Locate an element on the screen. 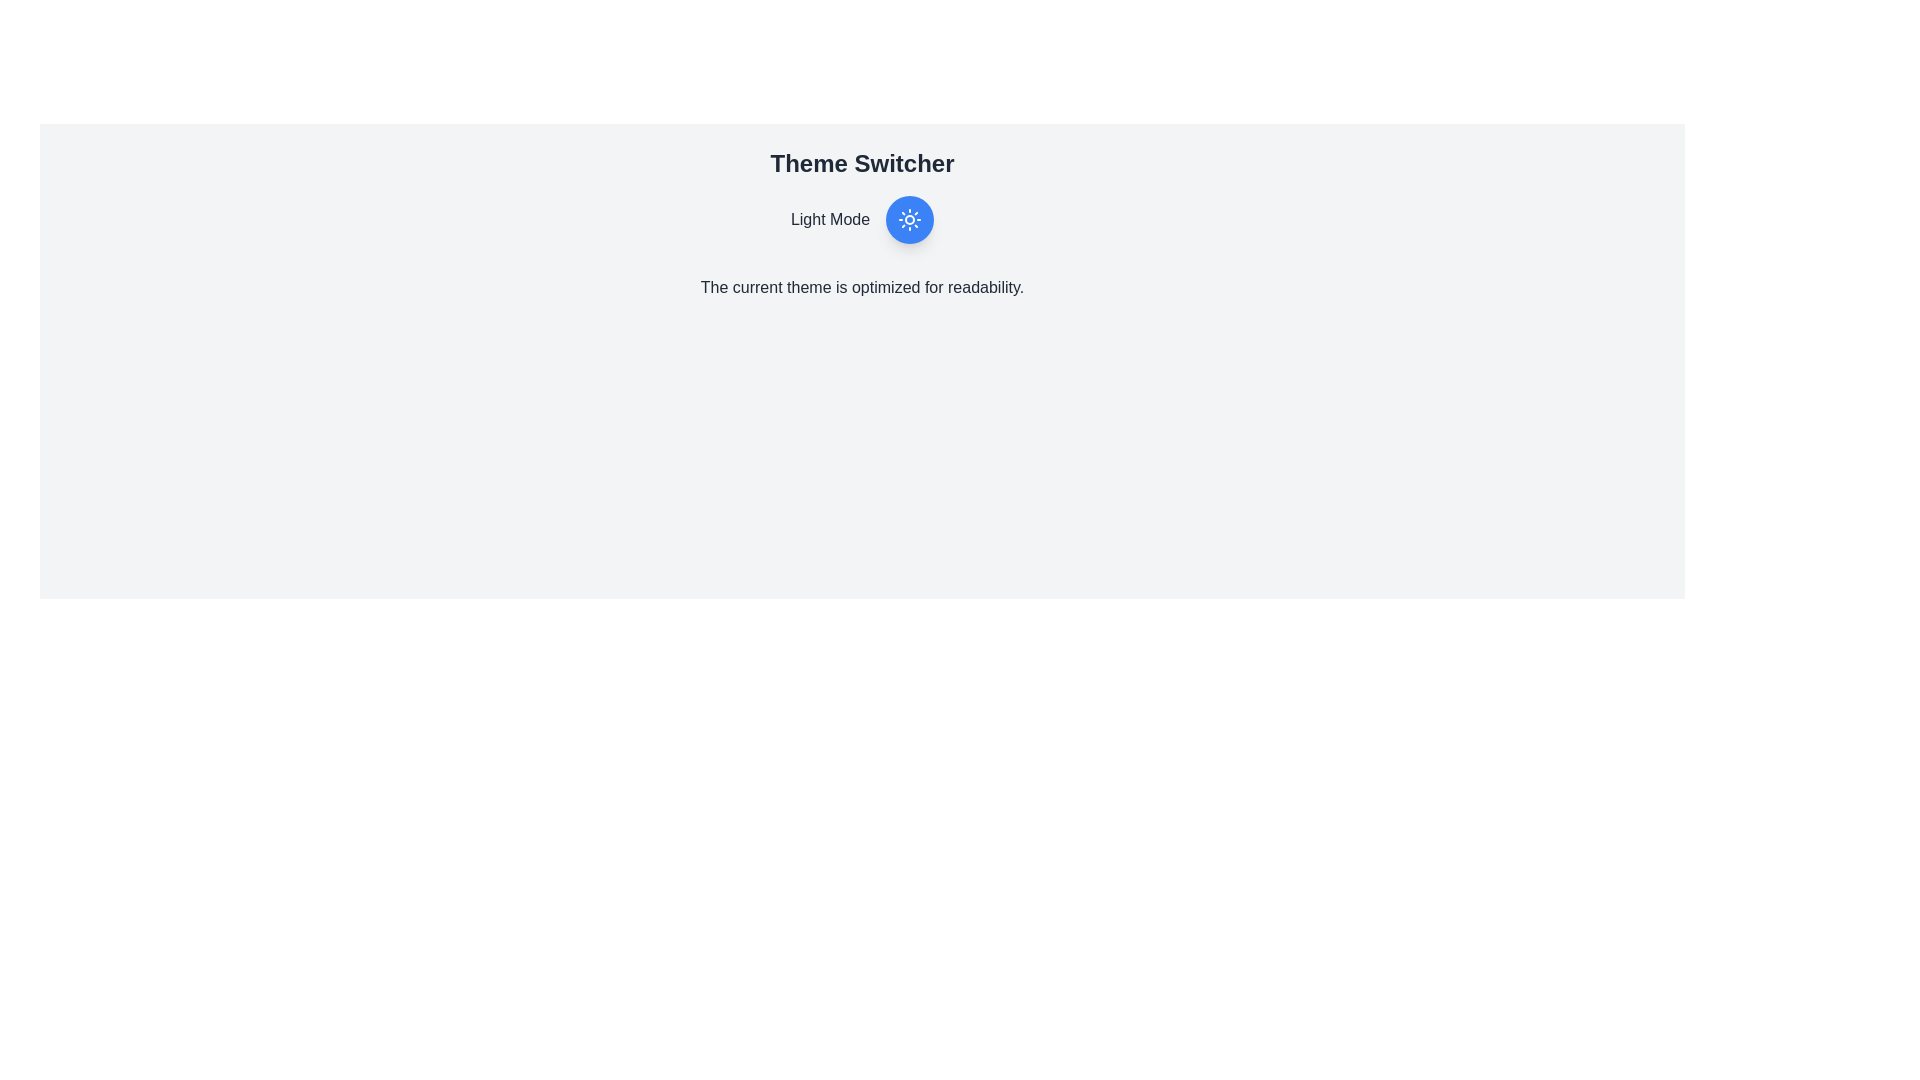 Image resolution: width=1920 pixels, height=1080 pixels. button to toggle the theme is located at coordinates (909, 219).